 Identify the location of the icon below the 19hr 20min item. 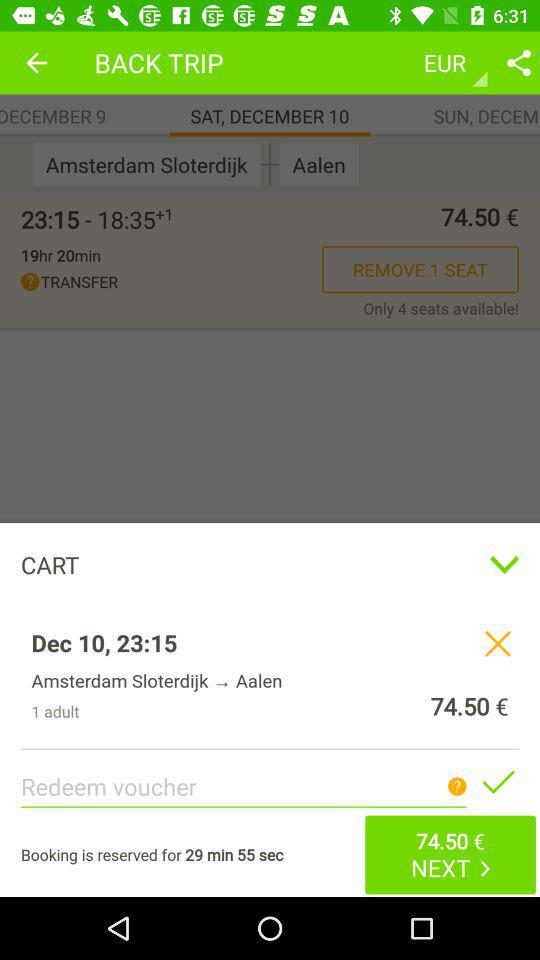
(171, 281).